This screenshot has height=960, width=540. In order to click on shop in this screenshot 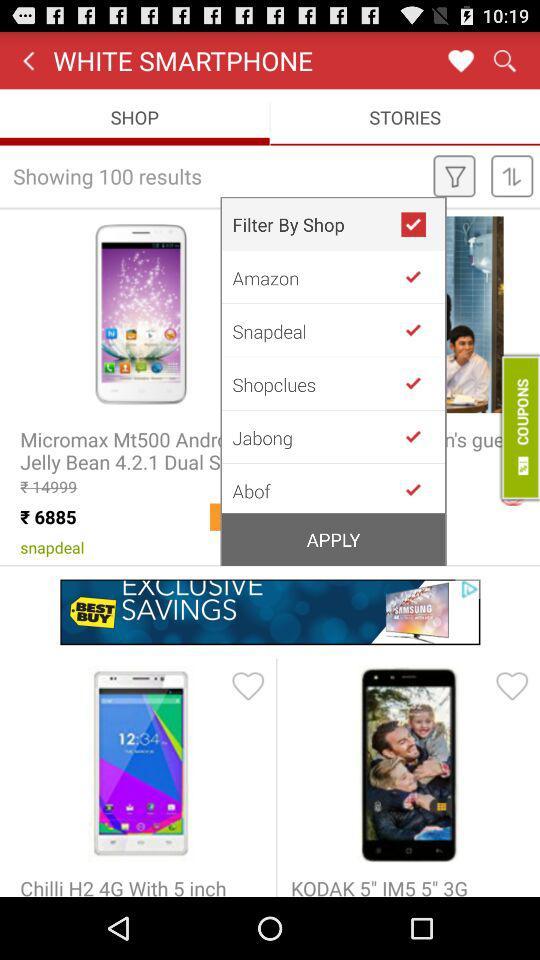, I will do `click(420, 276)`.